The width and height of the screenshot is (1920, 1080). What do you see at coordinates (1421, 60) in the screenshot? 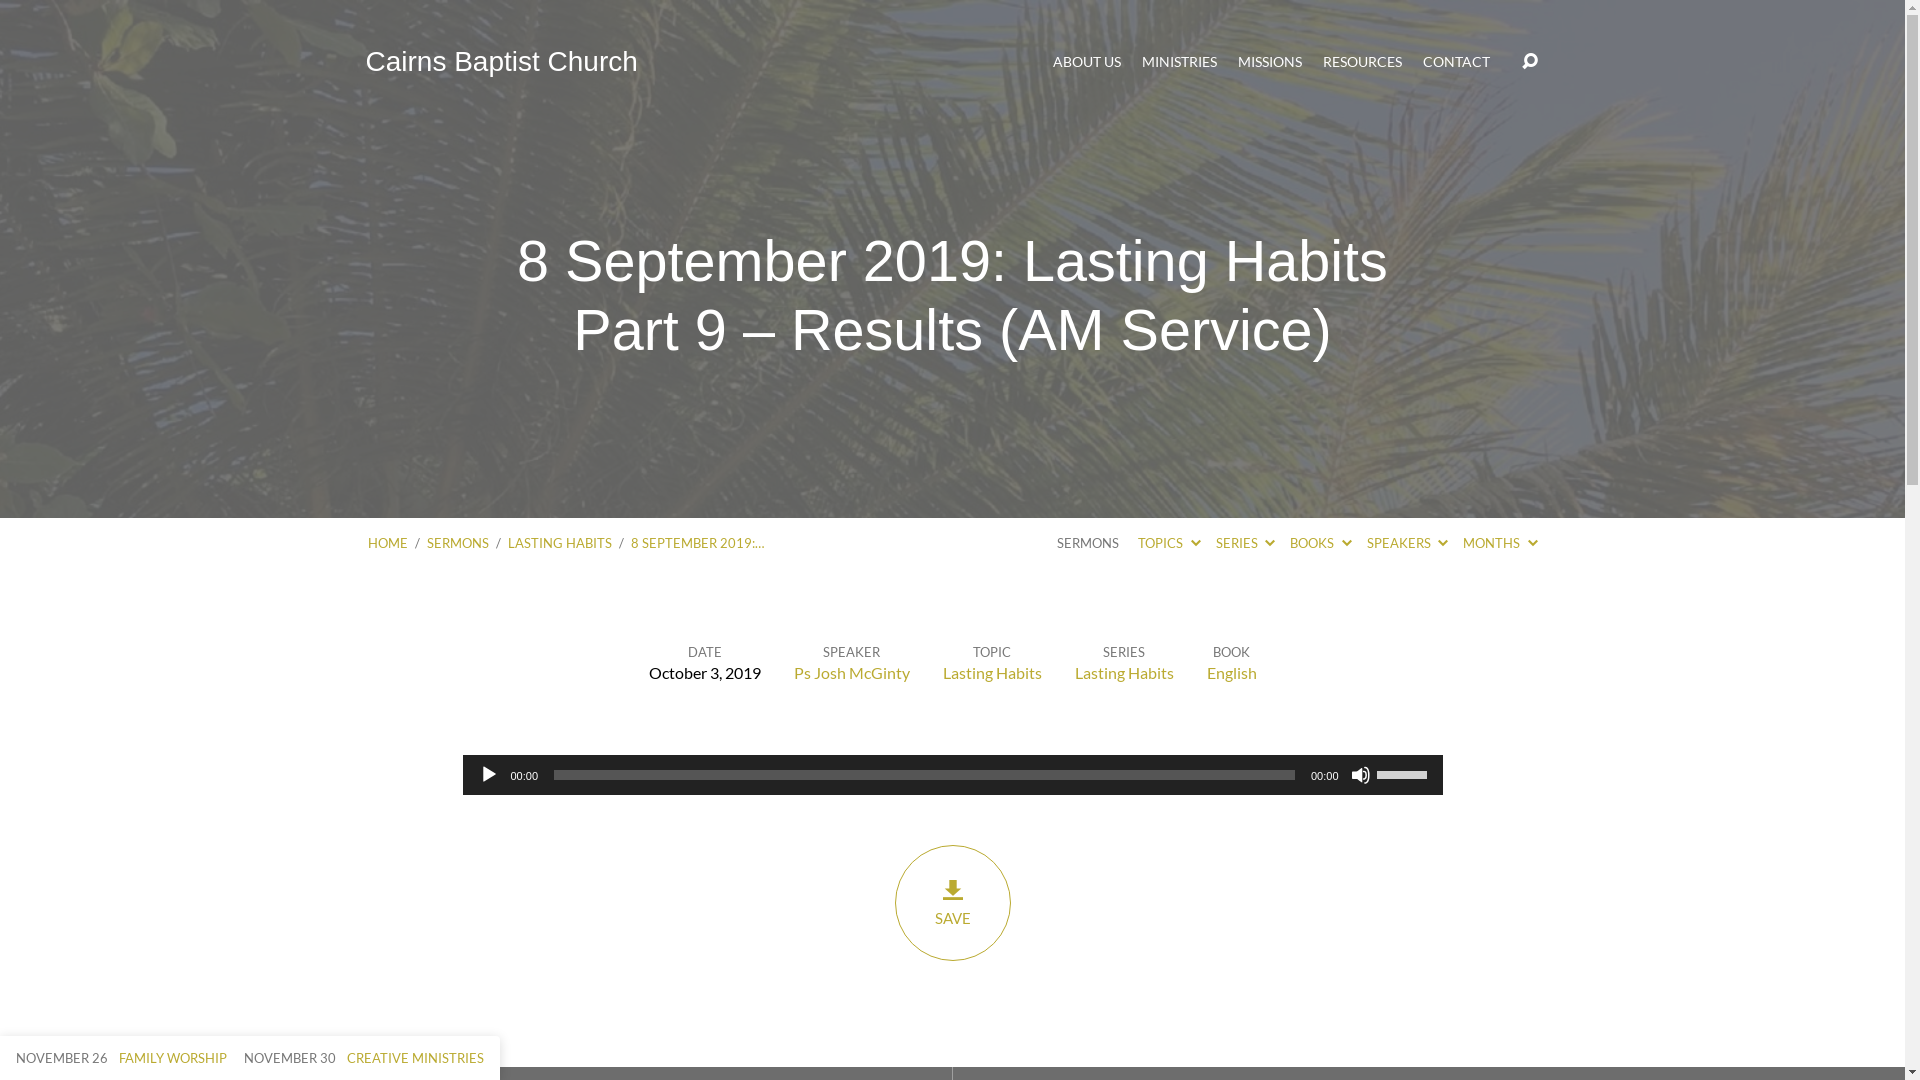
I see `'CONTACT'` at bounding box center [1421, 60].